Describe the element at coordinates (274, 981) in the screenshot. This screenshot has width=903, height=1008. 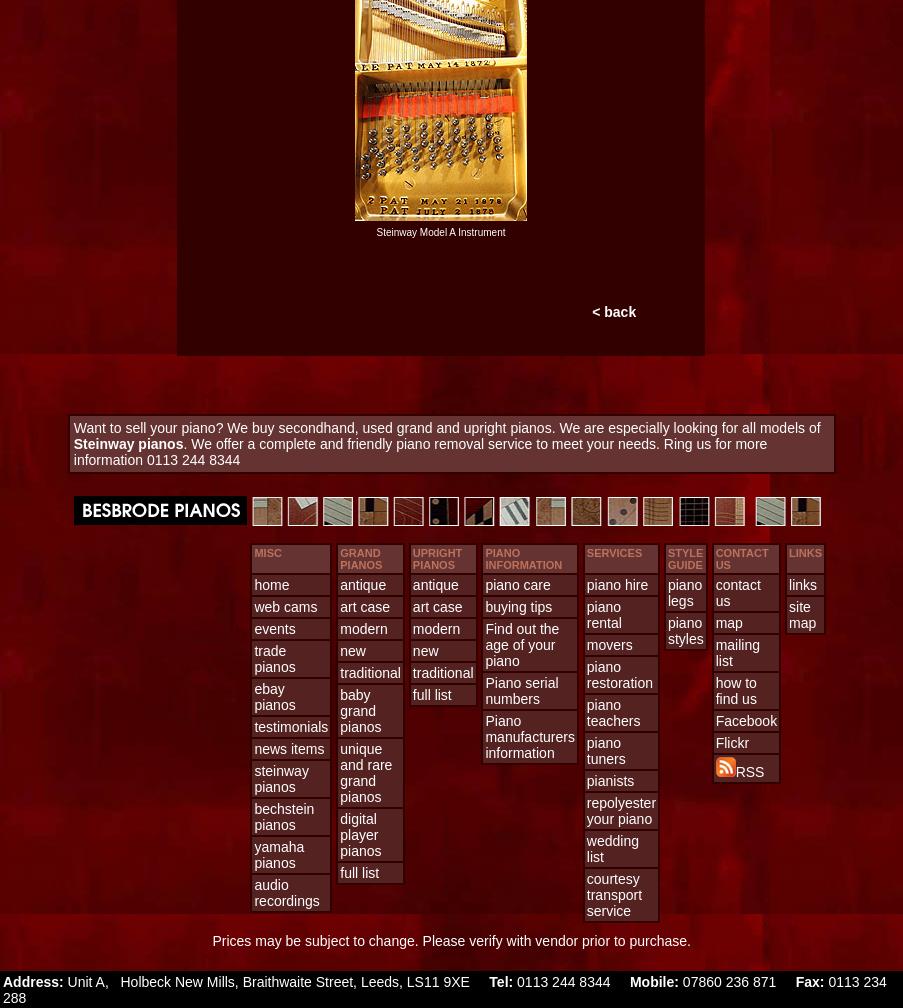
I see `'Unit A,   Holbeck New Mills,  Braithwaite Street,  Leeds,  LS11 9XE'` at that location.